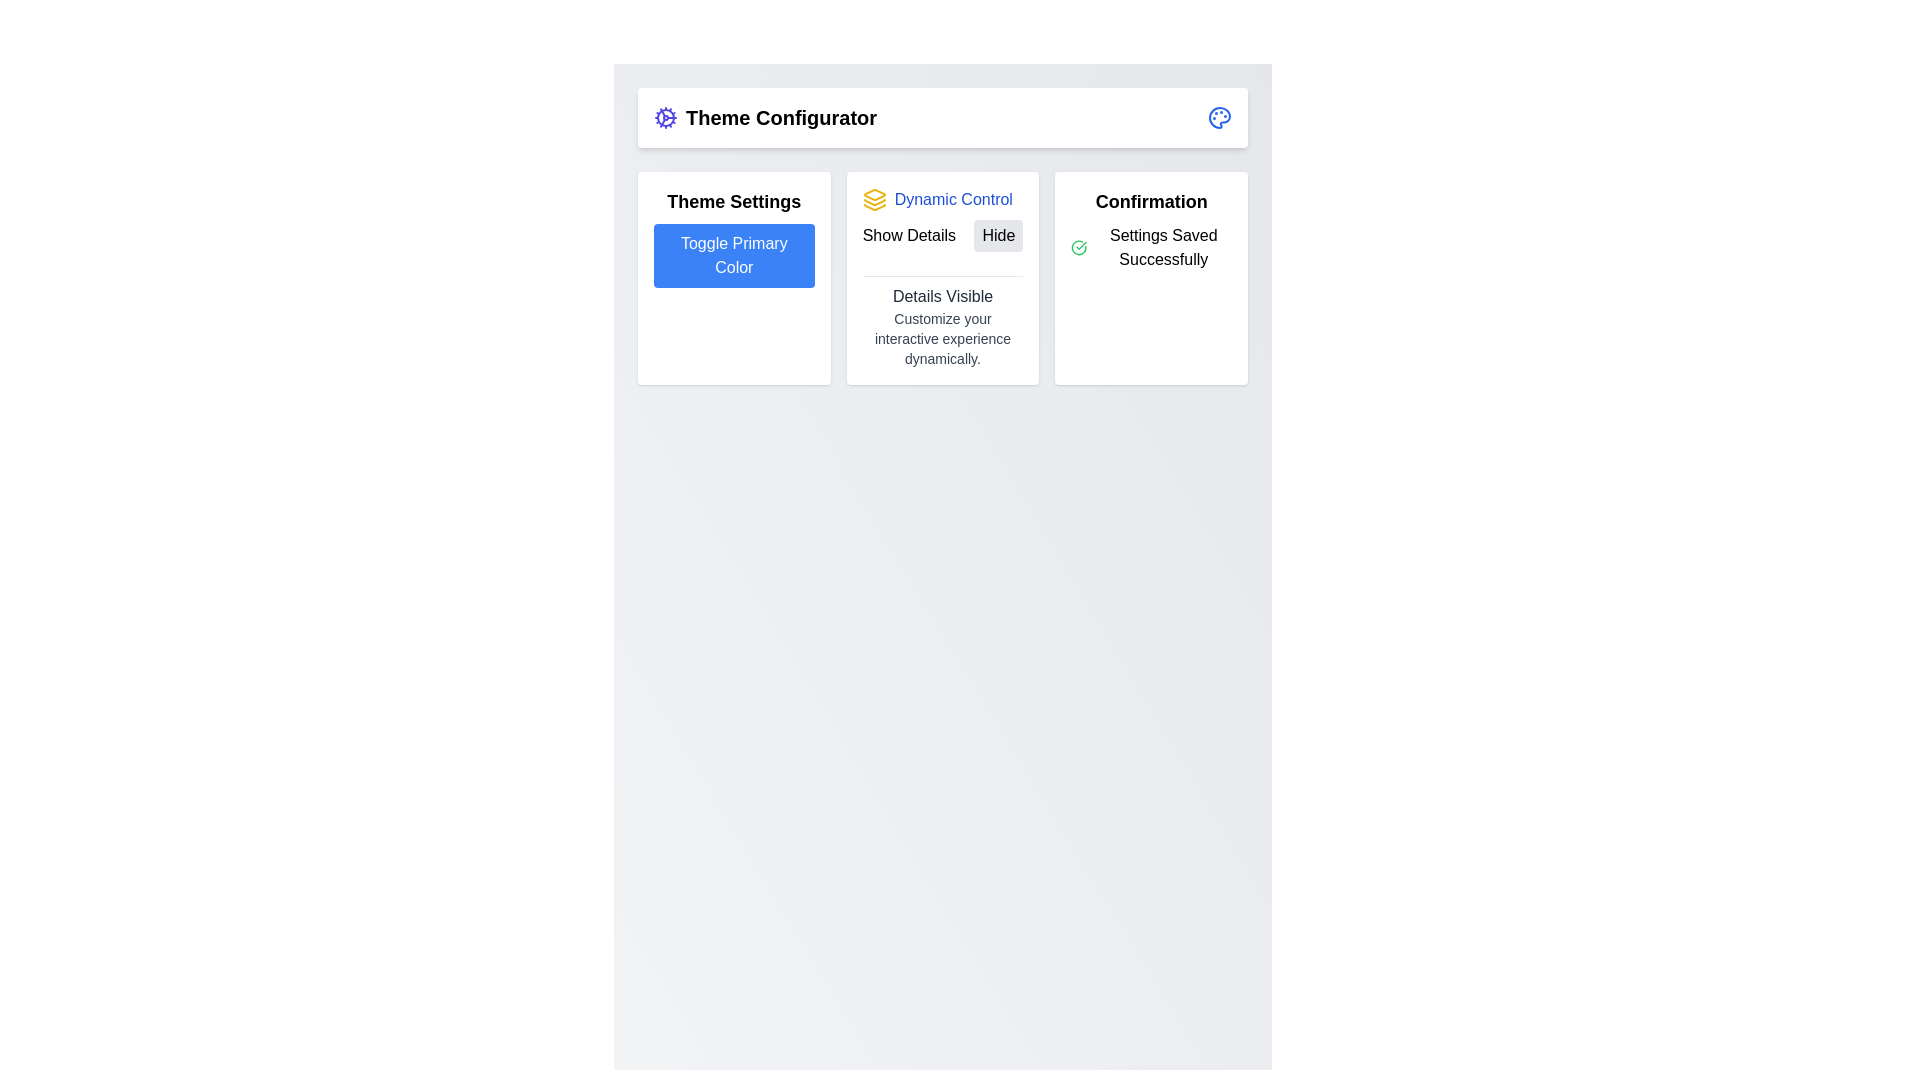  What do you see at coordinates (666, 118) in the screenshot?
I see `the cogwheel icon representing settings or configuration options, located towards the top-left of the interface, adjacent to the 'Theme Configurator' title` at bounding box center [666, 118].